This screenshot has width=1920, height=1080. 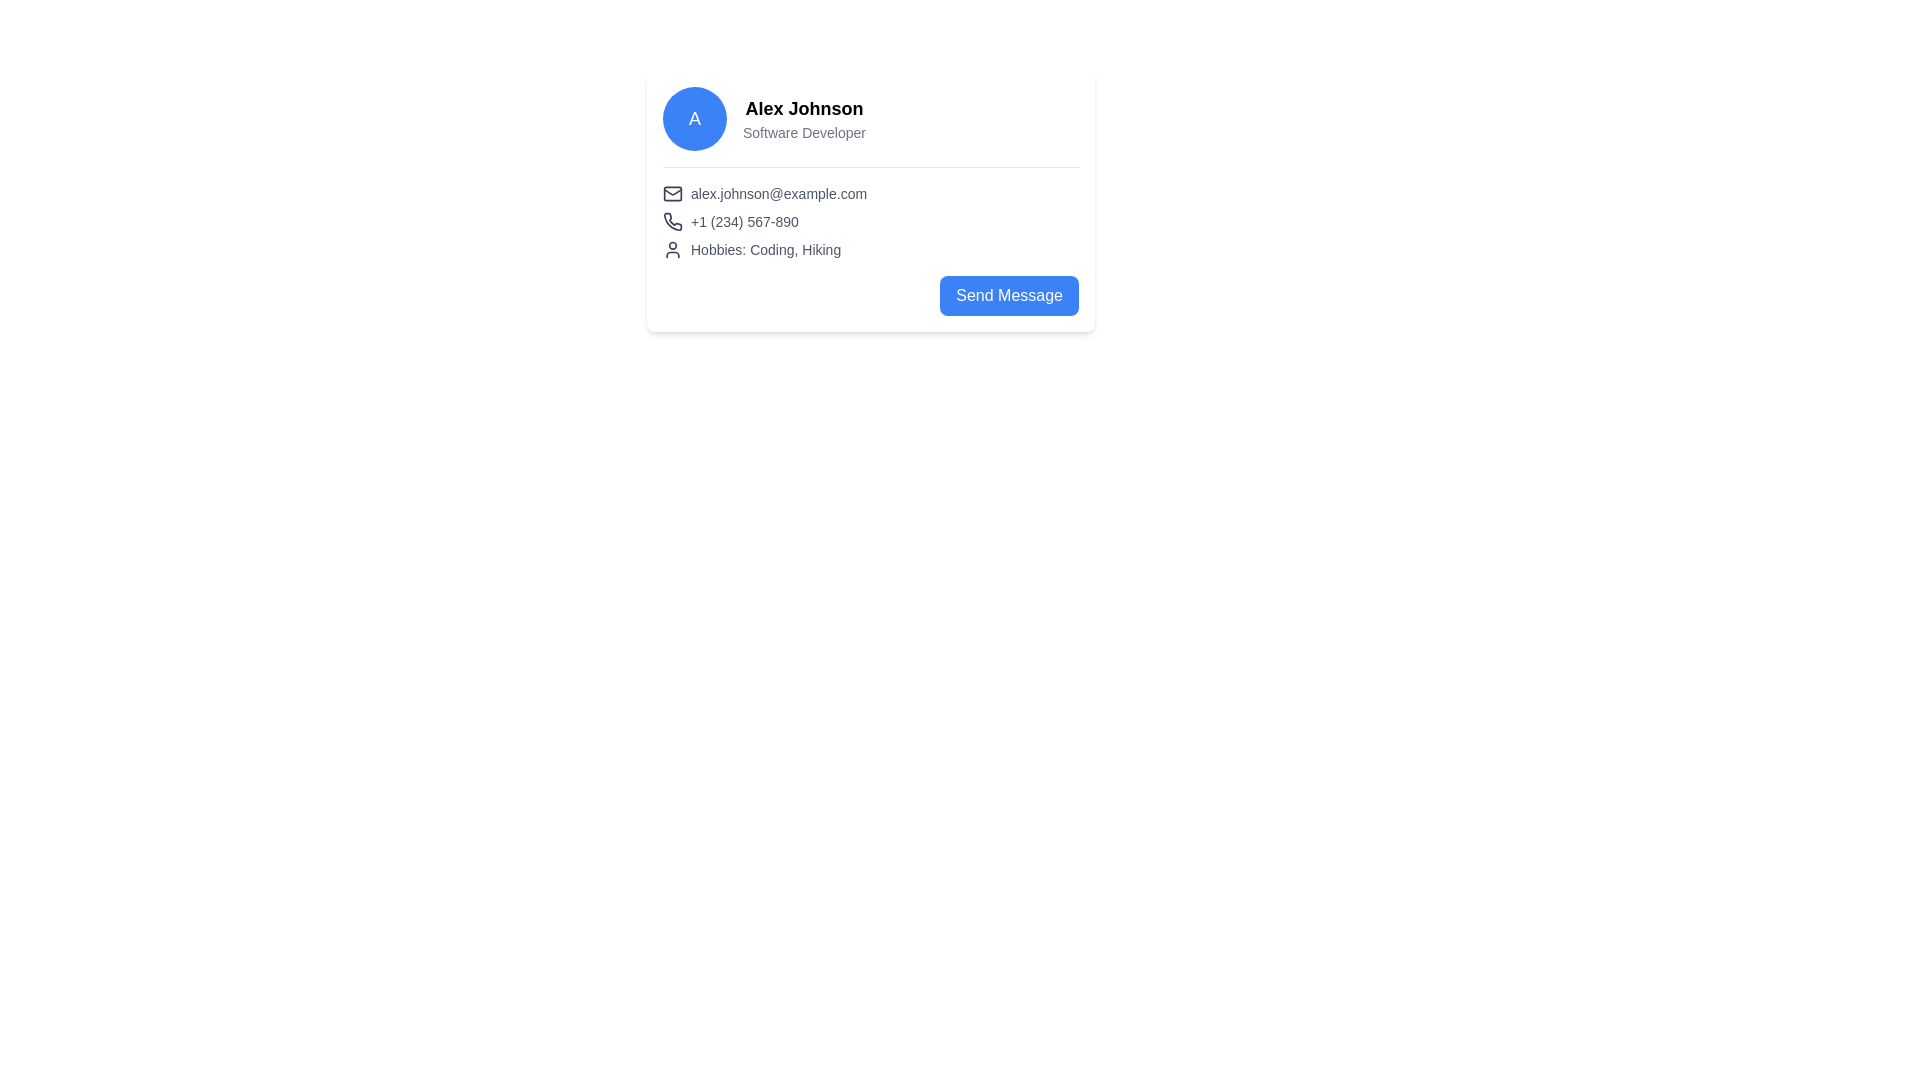 I want to click on the mail envelope icon that precedes the email address 'alex.johnson@example.com', so click(x=672, y=193).